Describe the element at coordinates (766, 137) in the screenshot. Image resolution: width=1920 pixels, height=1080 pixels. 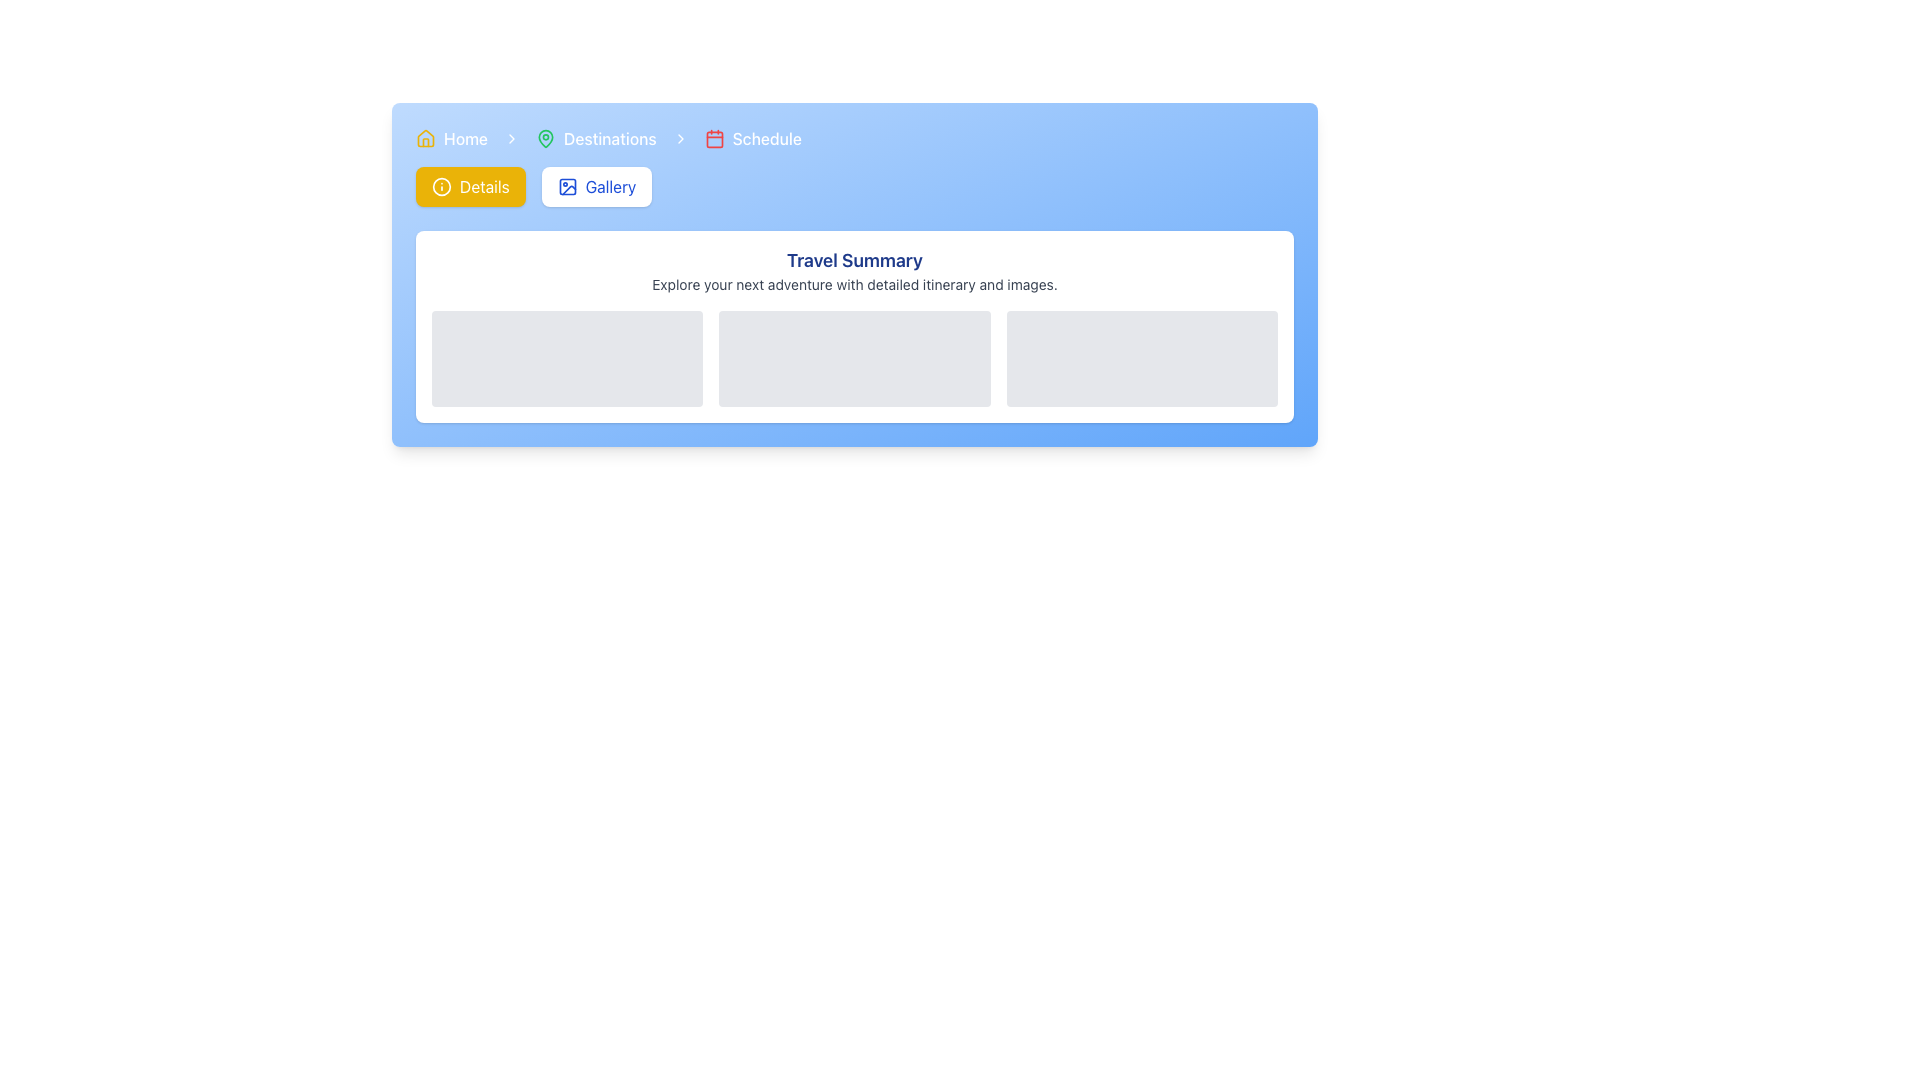
I see `the 'Schedule' text label in the breadcrumb navigation bar that indicates the current page context` at that location.